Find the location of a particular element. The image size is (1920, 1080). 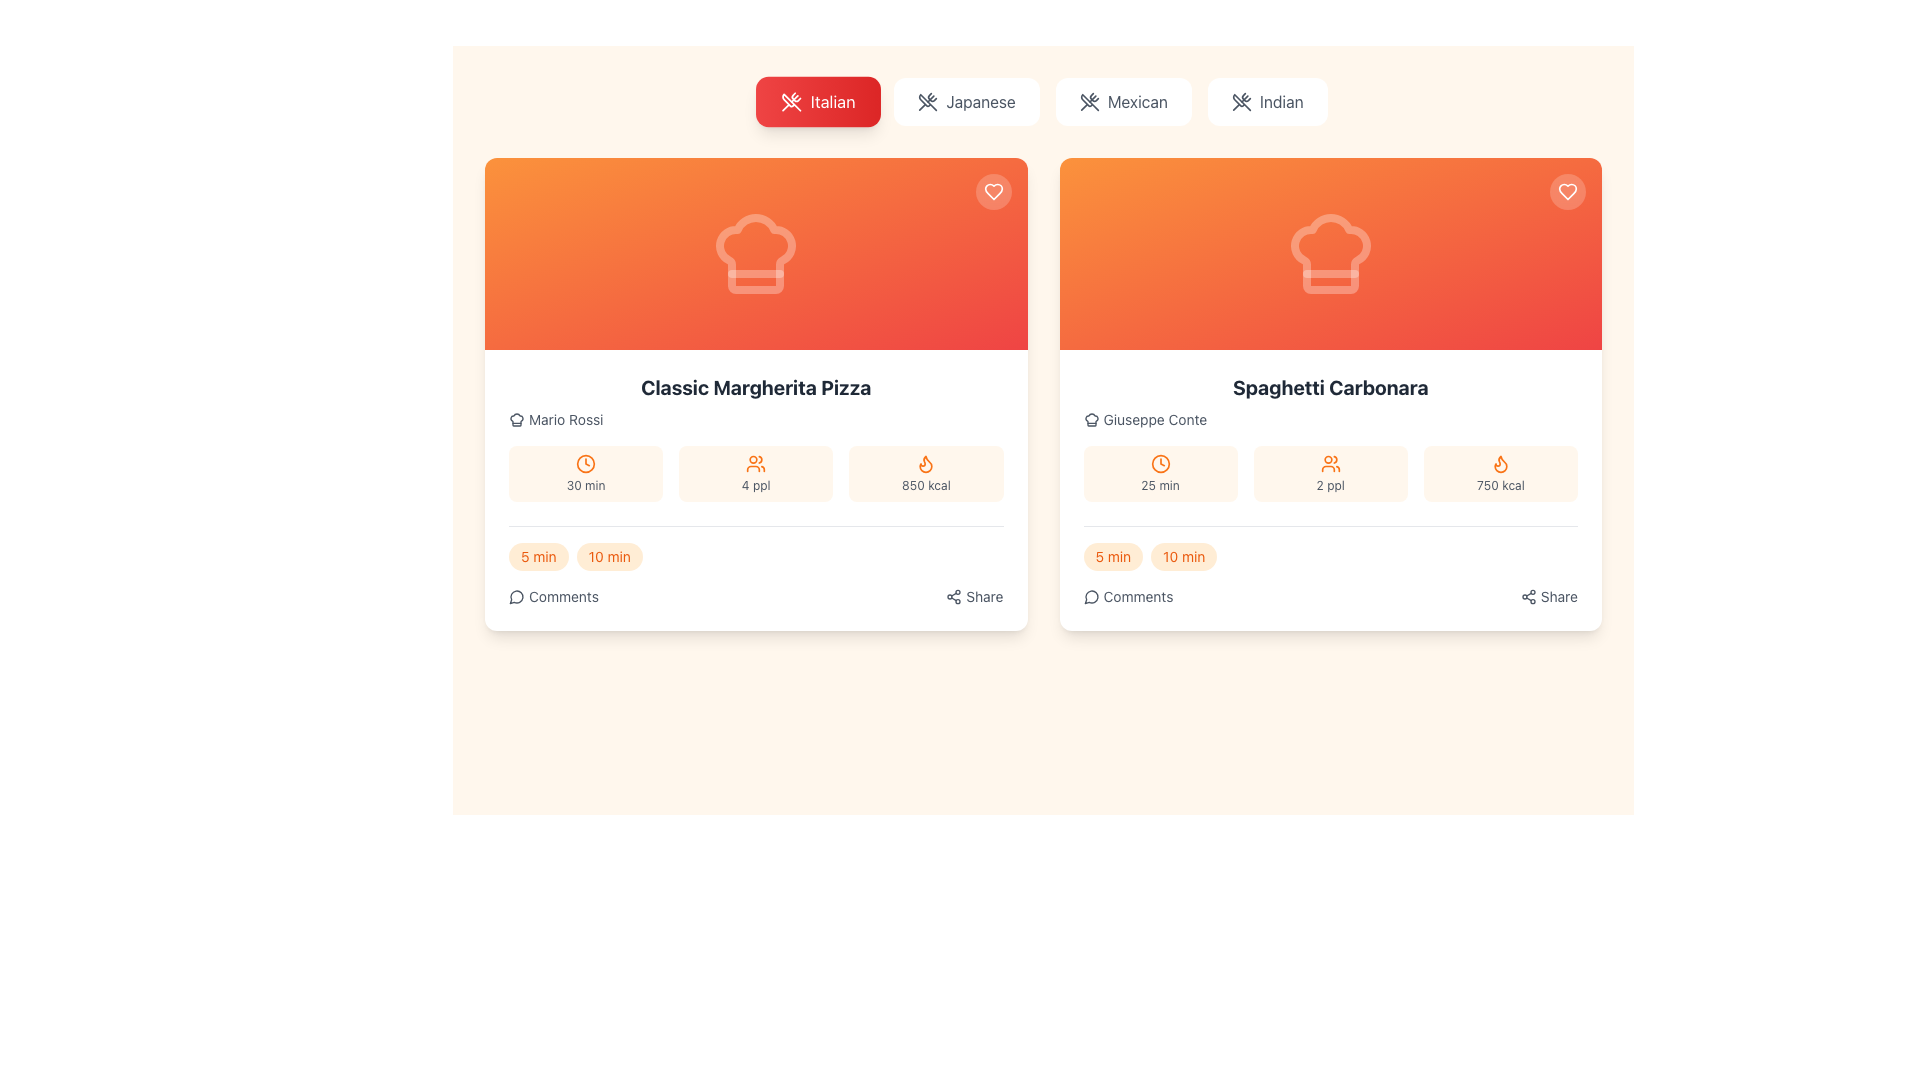

the button in the Navigation bar that allows selection of cuisines is located at coordinates (1042, 101).